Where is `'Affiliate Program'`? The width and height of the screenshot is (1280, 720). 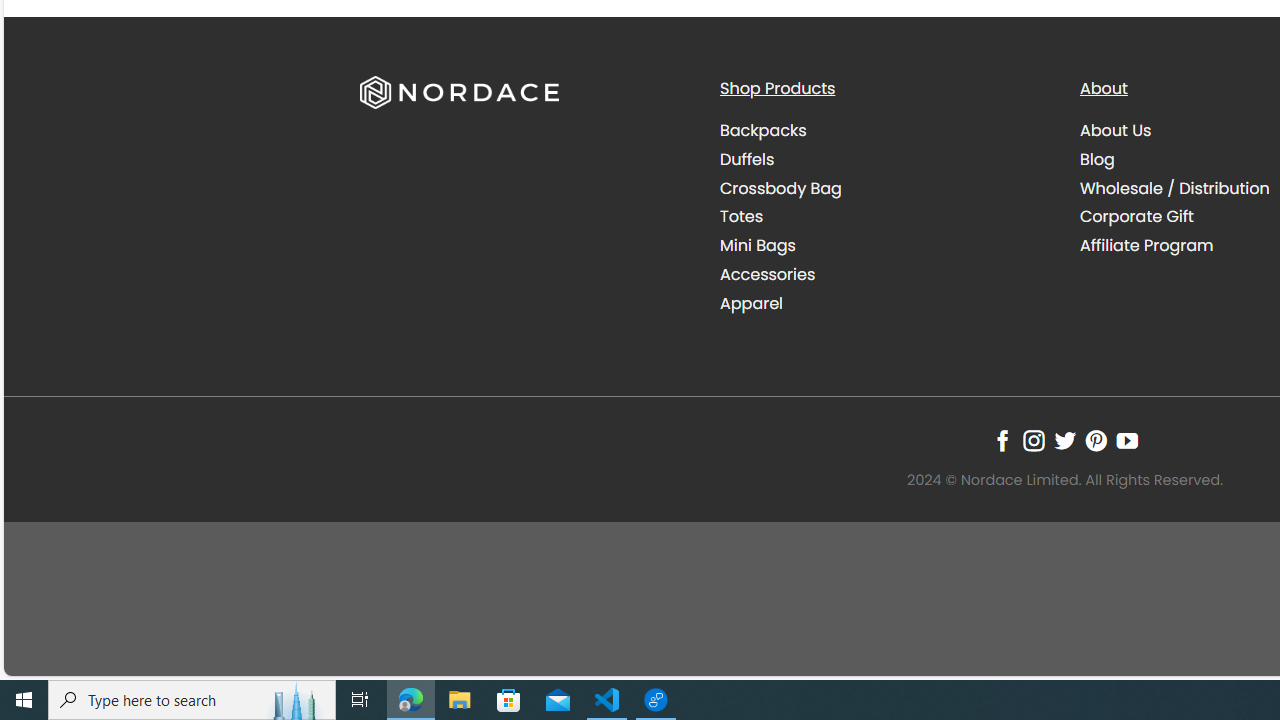 'Affiliate Program' is located at coordinates (1146, 244).